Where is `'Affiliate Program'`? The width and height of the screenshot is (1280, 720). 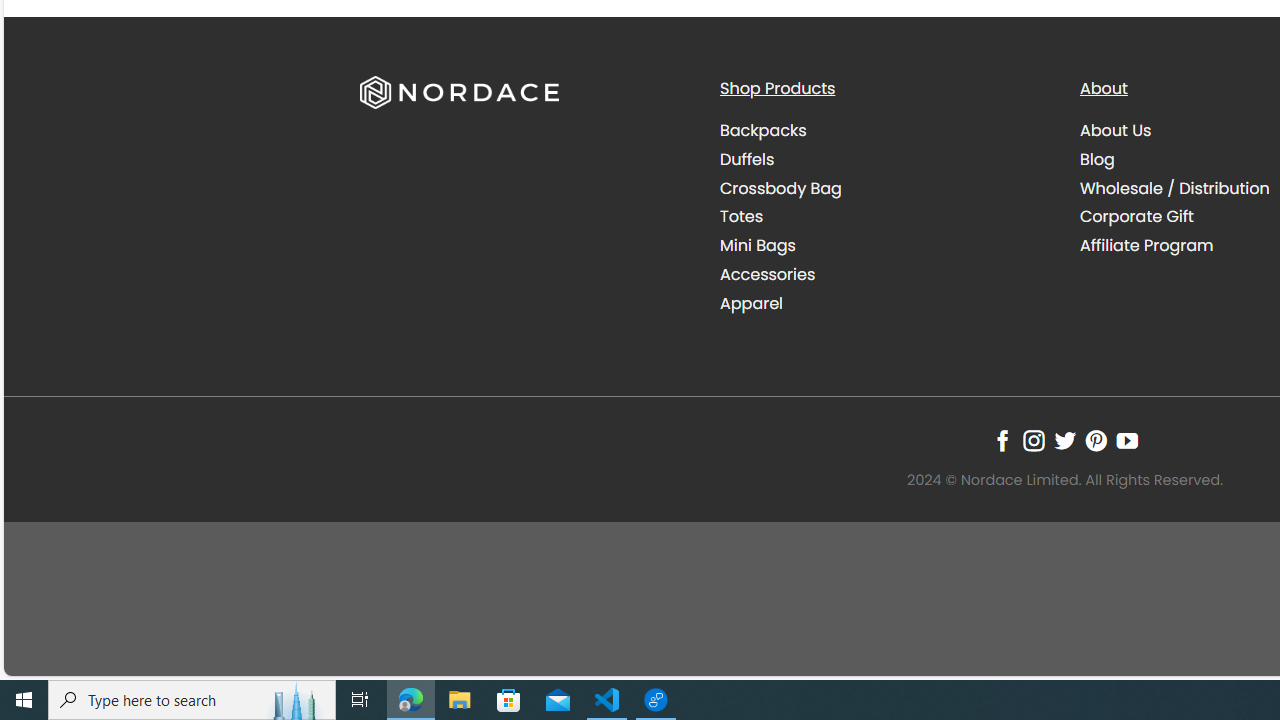 'Affiliate Program' is located at coordinates (1146, 244).